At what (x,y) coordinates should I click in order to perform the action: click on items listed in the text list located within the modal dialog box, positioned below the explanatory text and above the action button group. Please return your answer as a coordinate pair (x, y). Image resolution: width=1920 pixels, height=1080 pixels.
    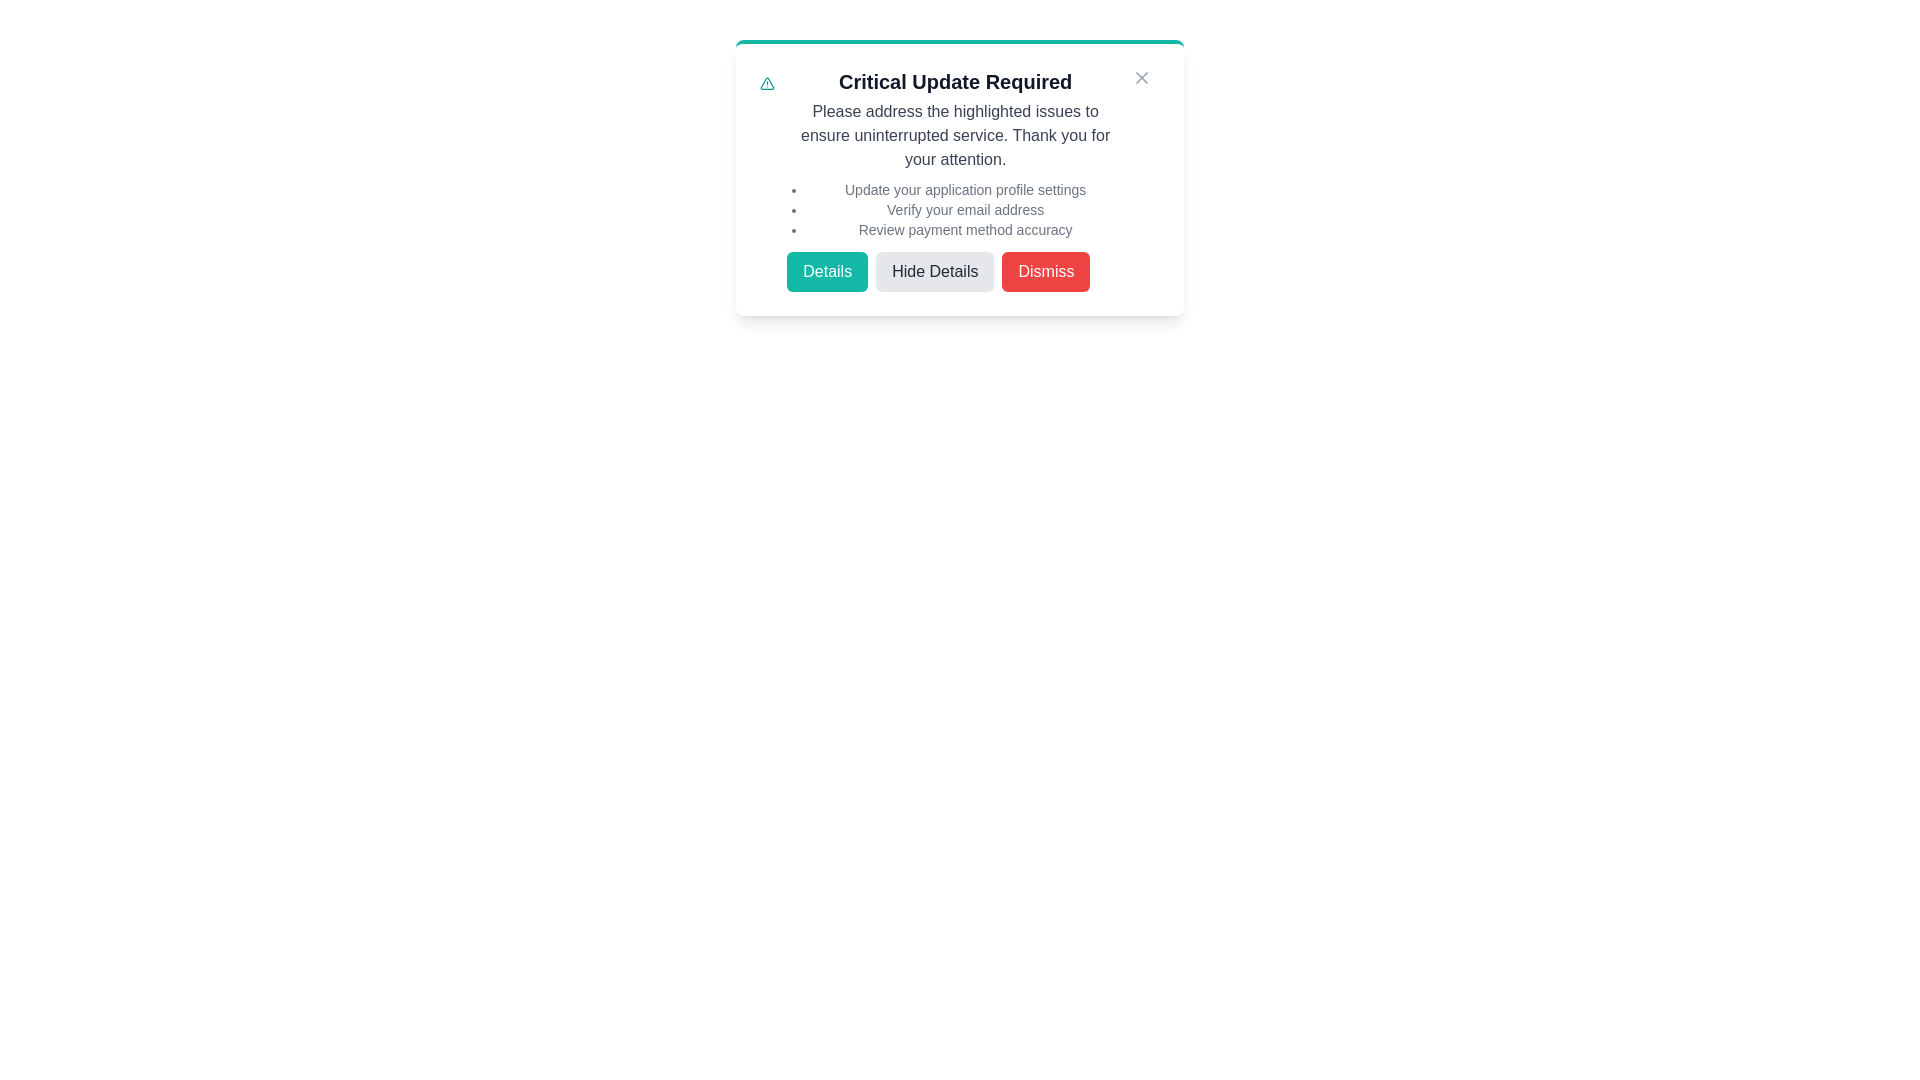
    Looking at the image, I should click on (954, 209).